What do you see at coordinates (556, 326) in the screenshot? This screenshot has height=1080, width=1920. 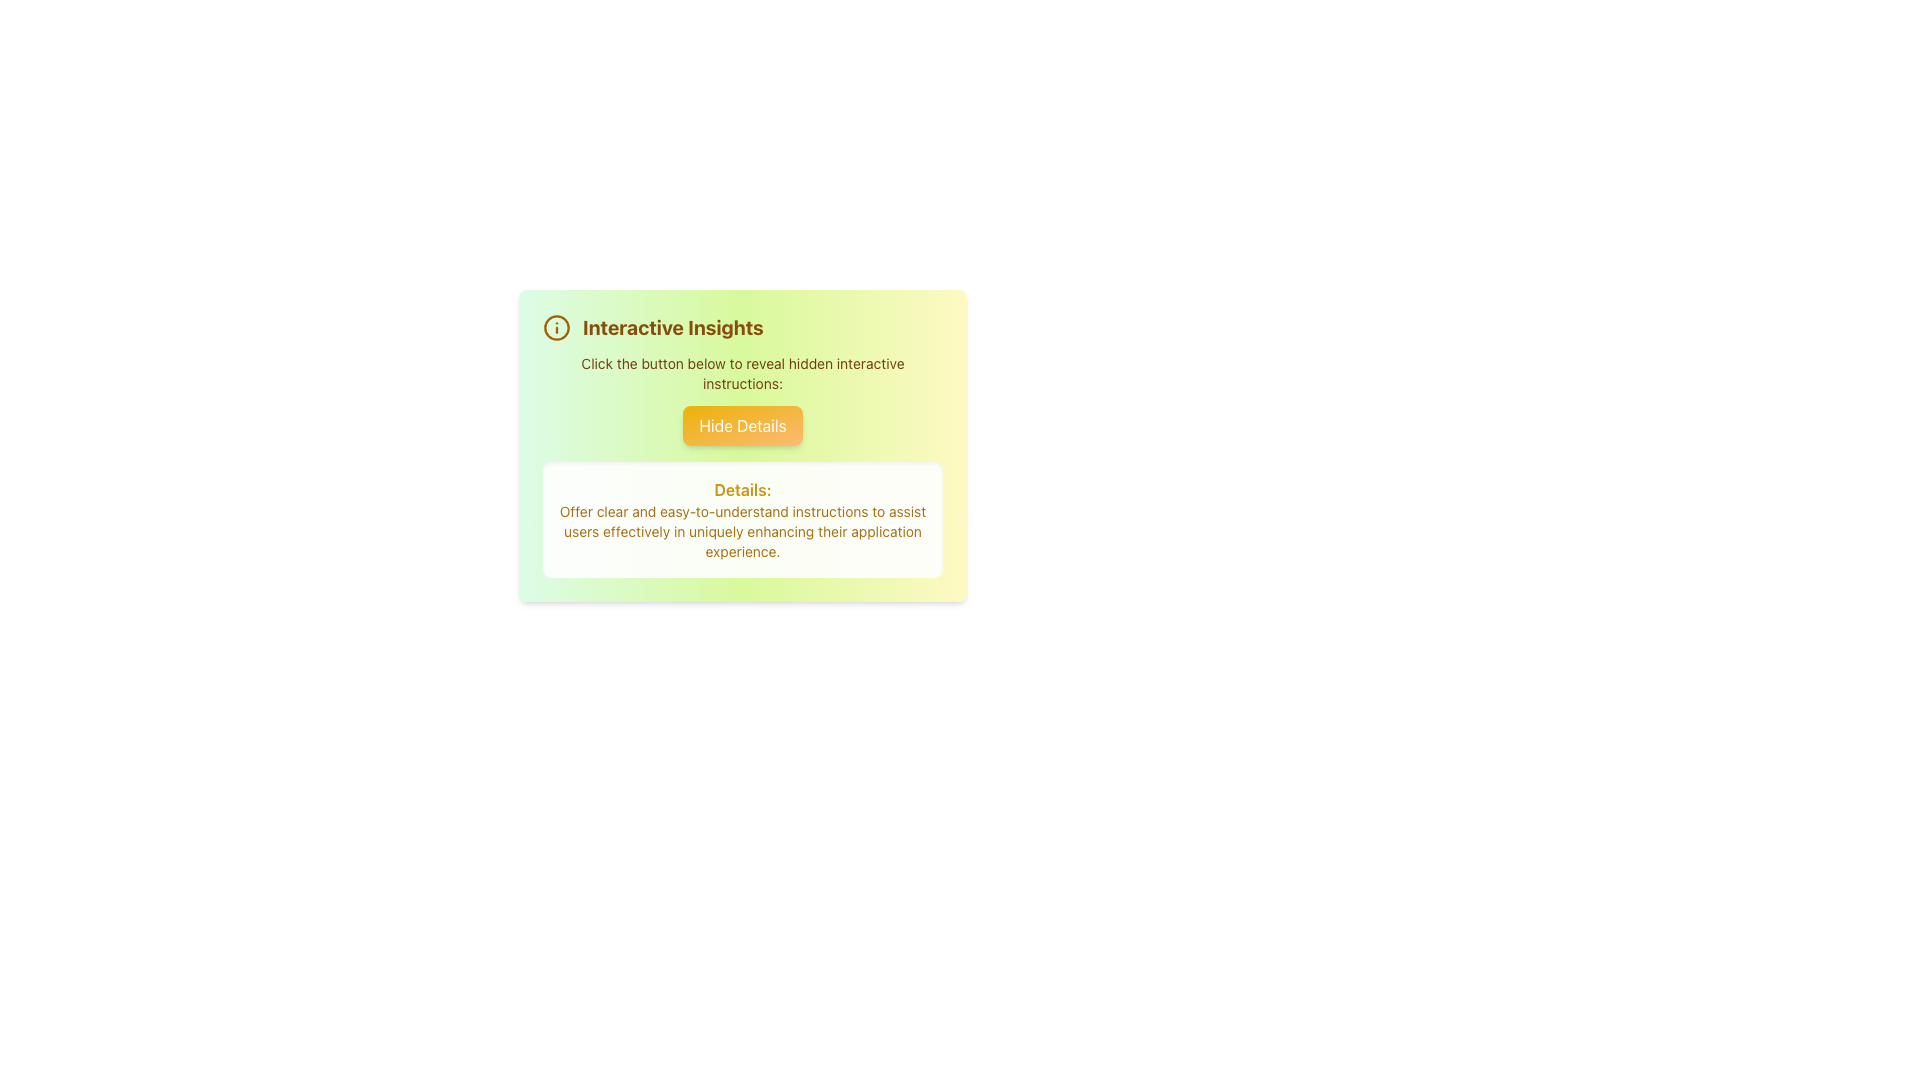 I see `the circular graphical element within the informational icon located at the upper-left section of the green-highlighted panel containing the 'Interactive Insights' text` at bounding box center [556, 326].